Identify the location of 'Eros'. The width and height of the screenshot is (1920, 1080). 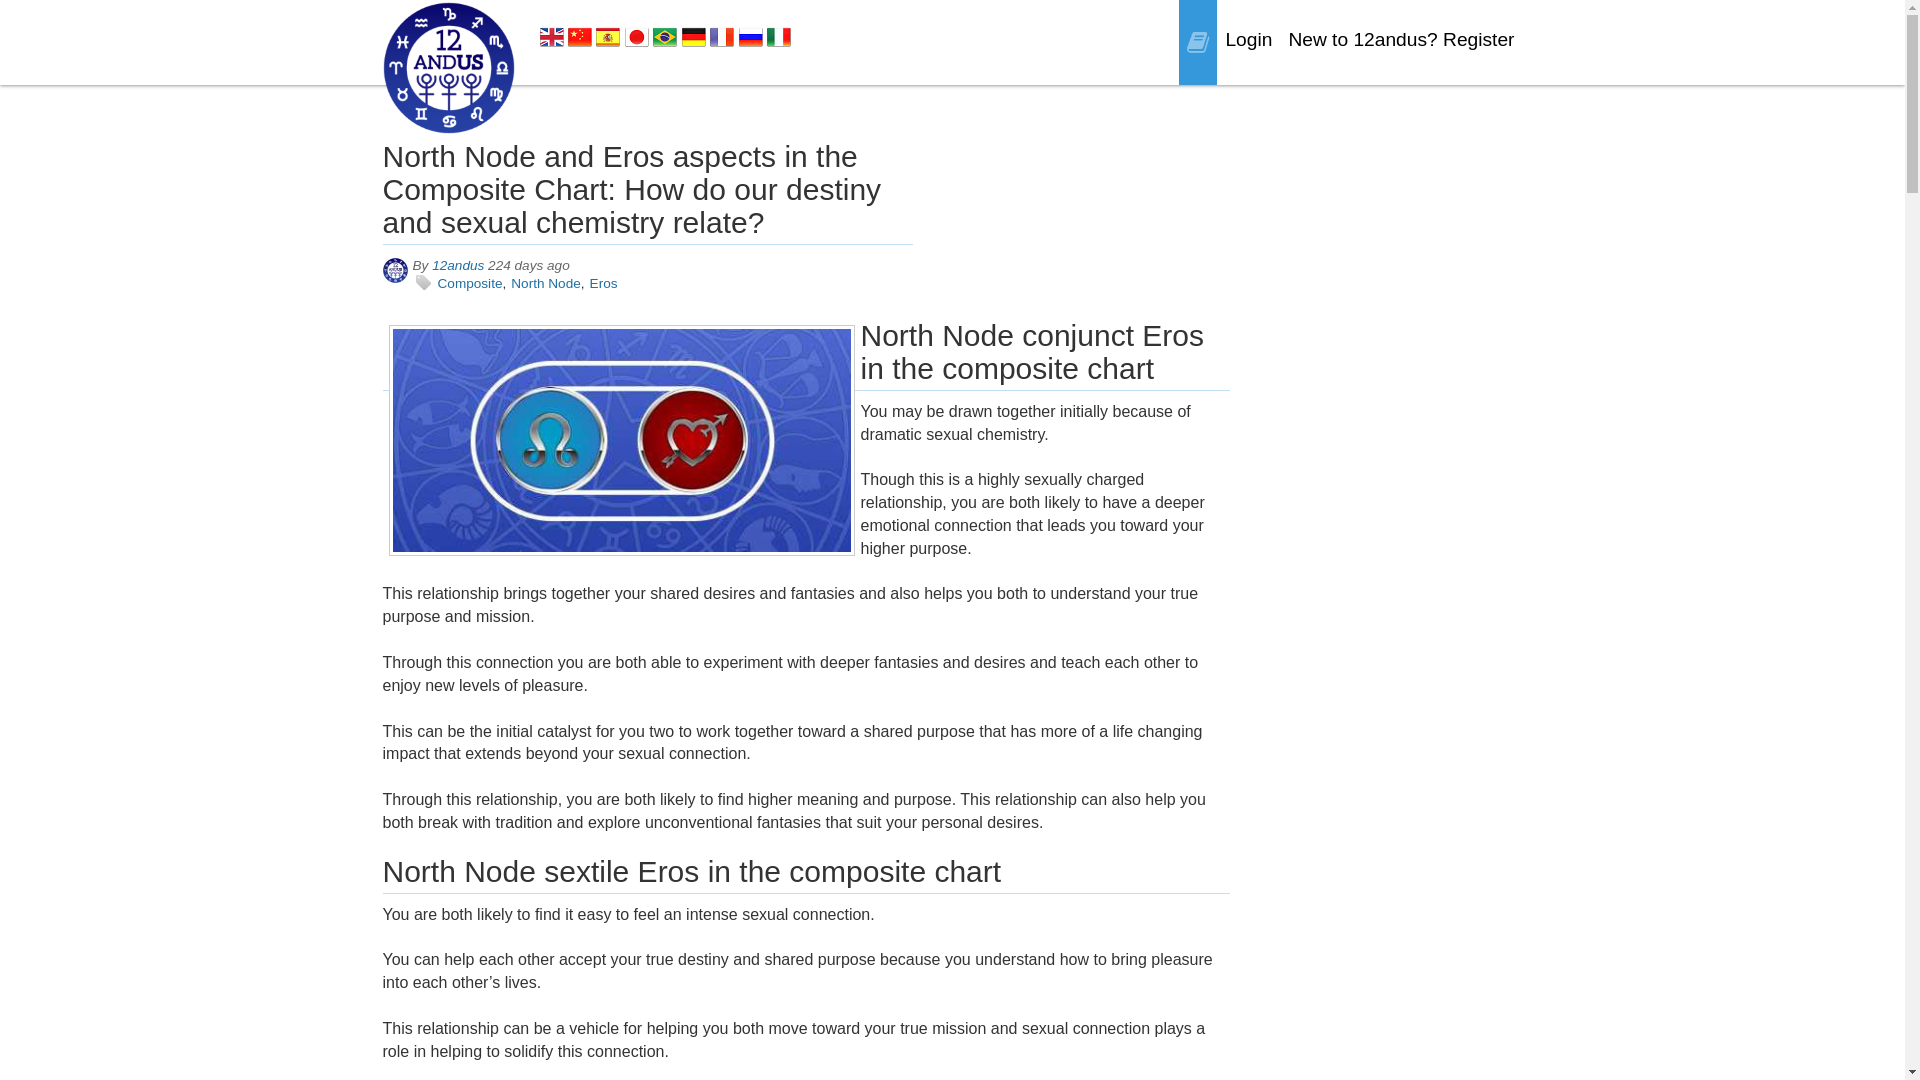
(603, 283).